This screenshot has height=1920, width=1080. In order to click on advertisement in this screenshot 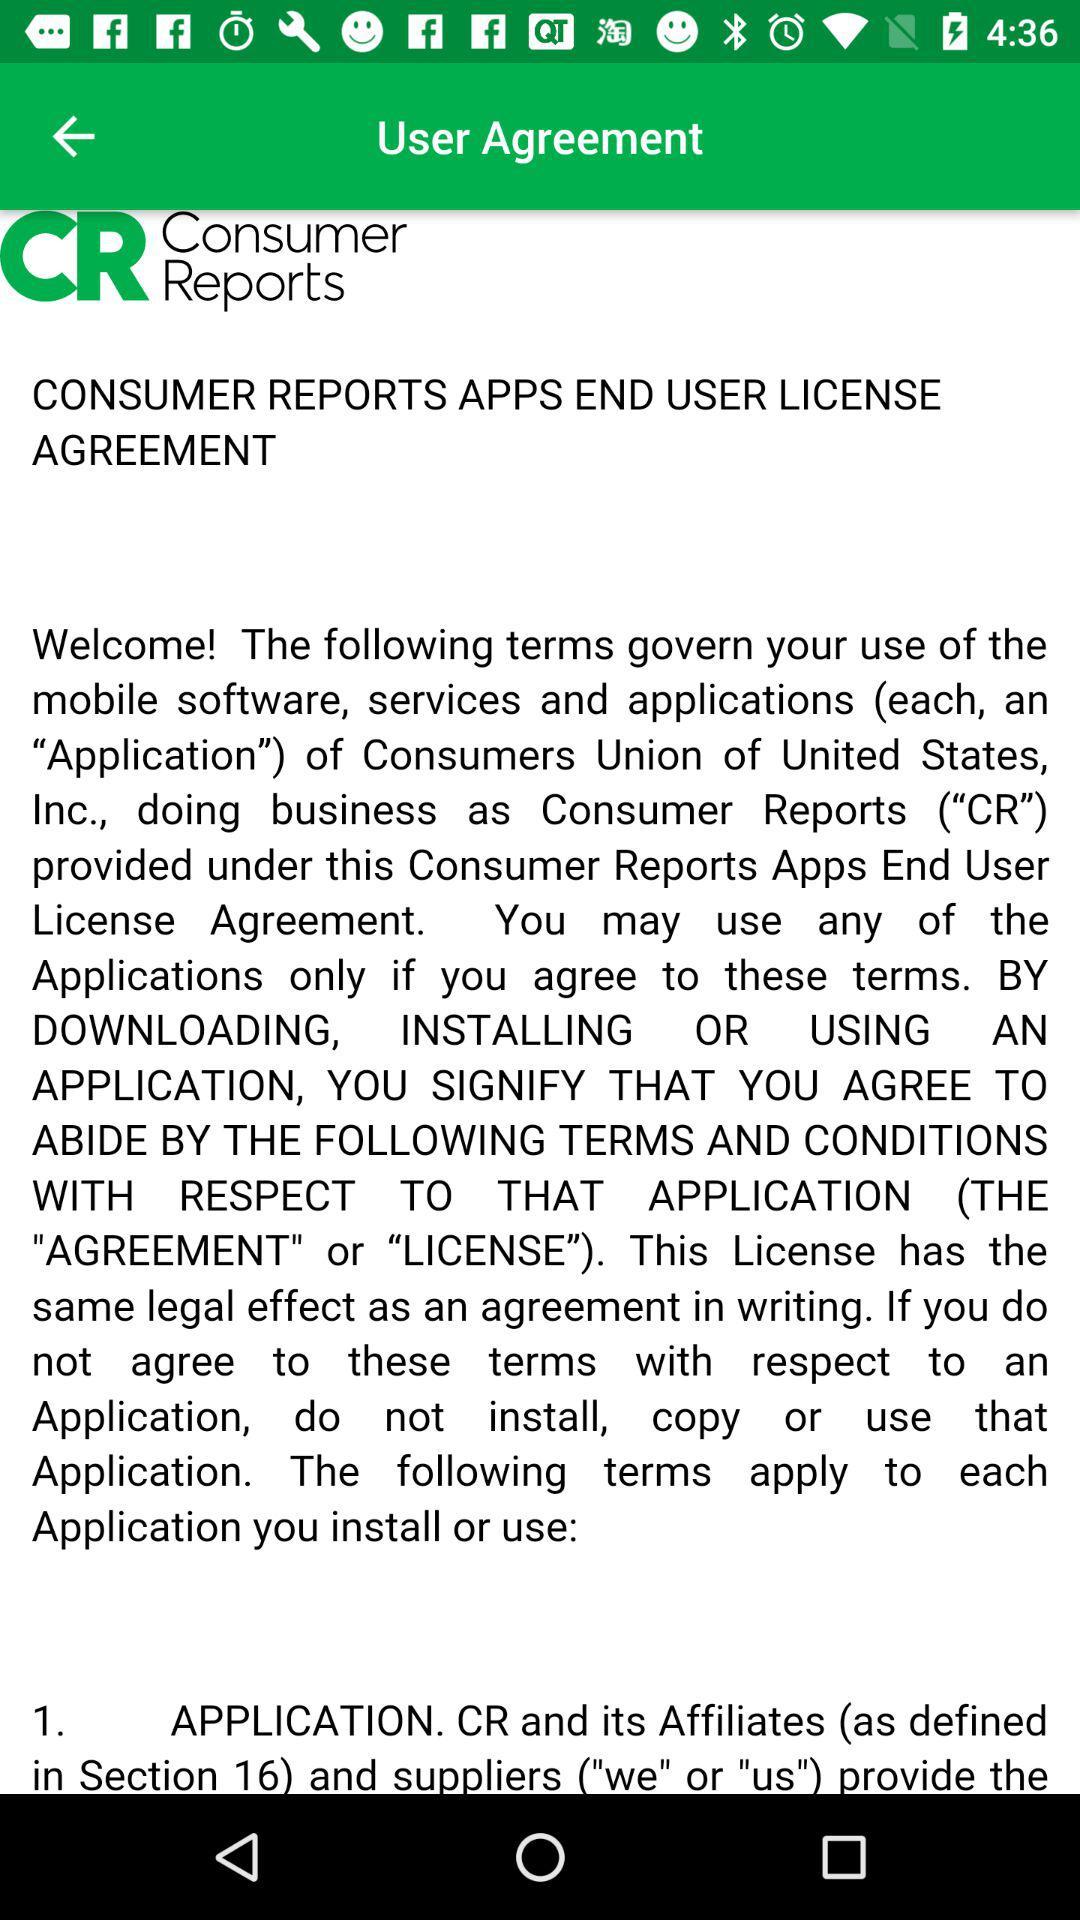, I will do `click(540, 1002)`.